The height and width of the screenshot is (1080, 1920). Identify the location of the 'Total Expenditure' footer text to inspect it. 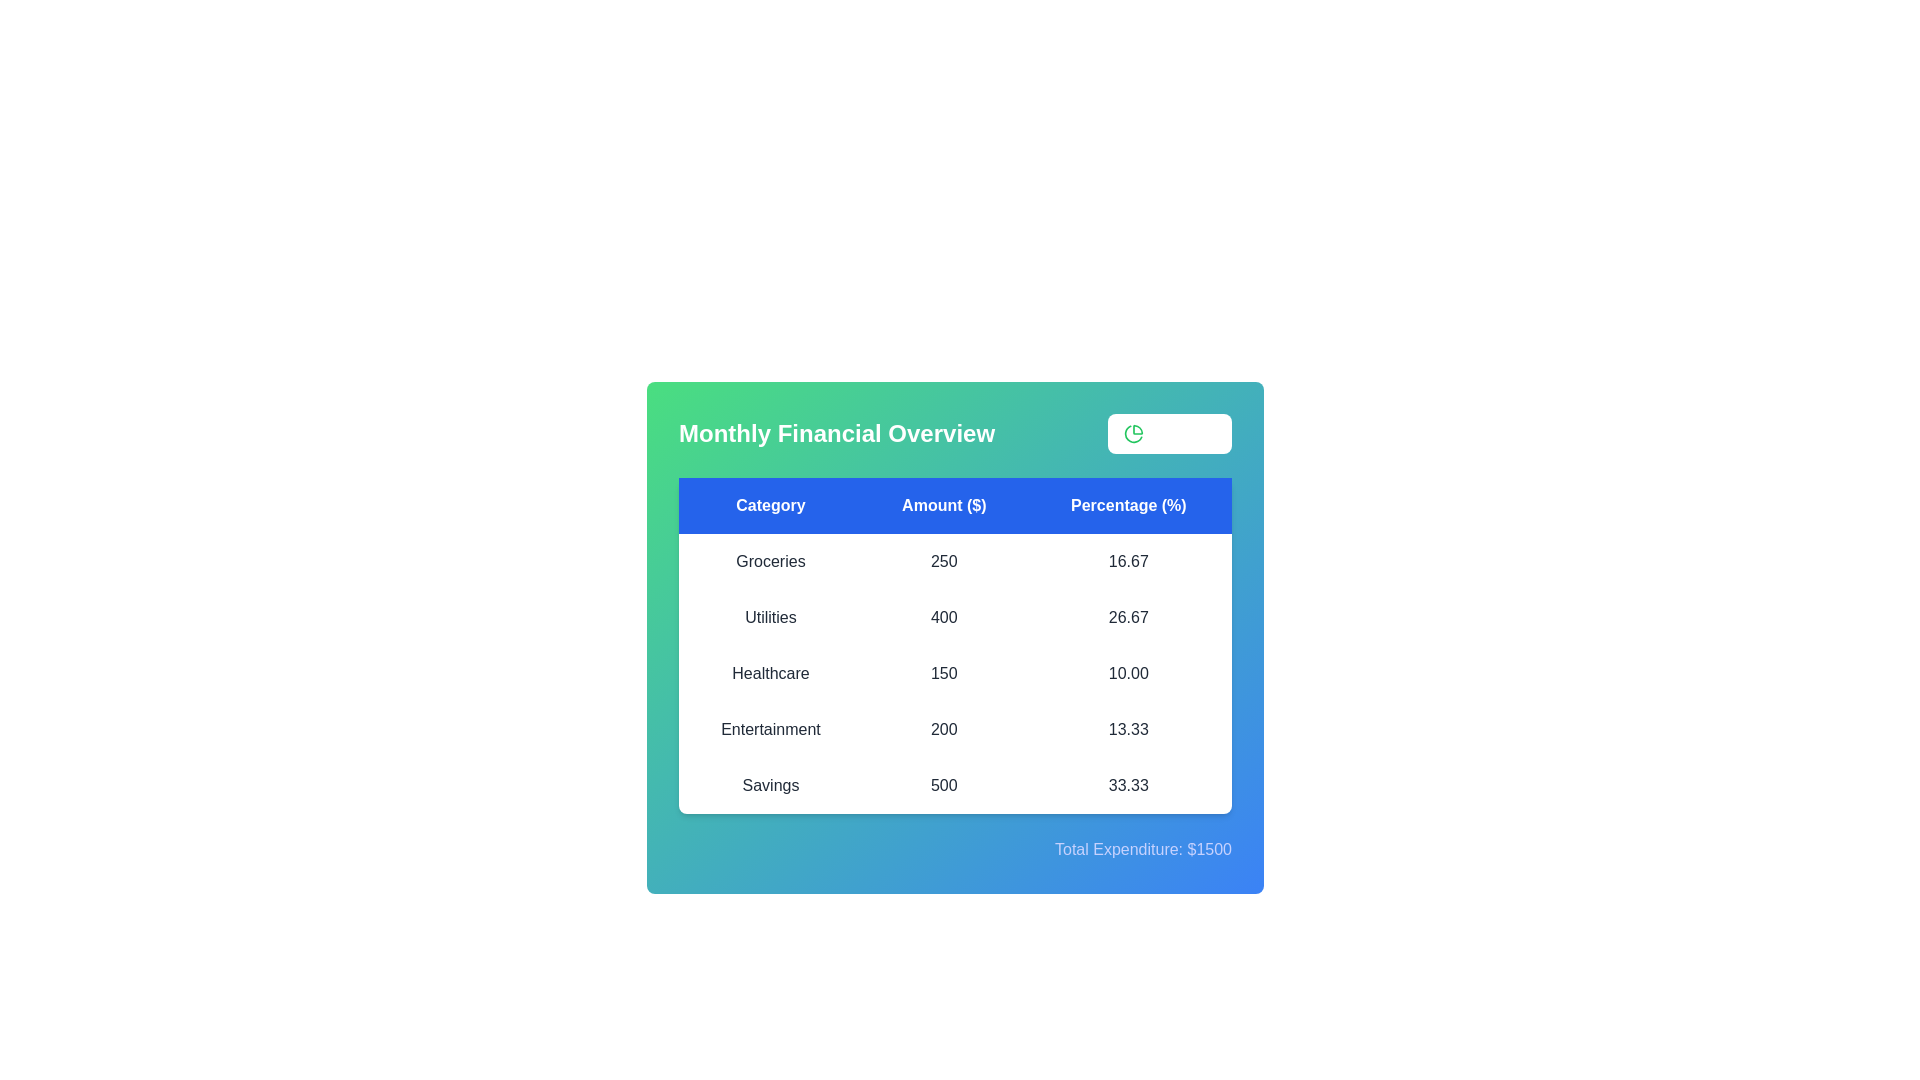
(954, 849).